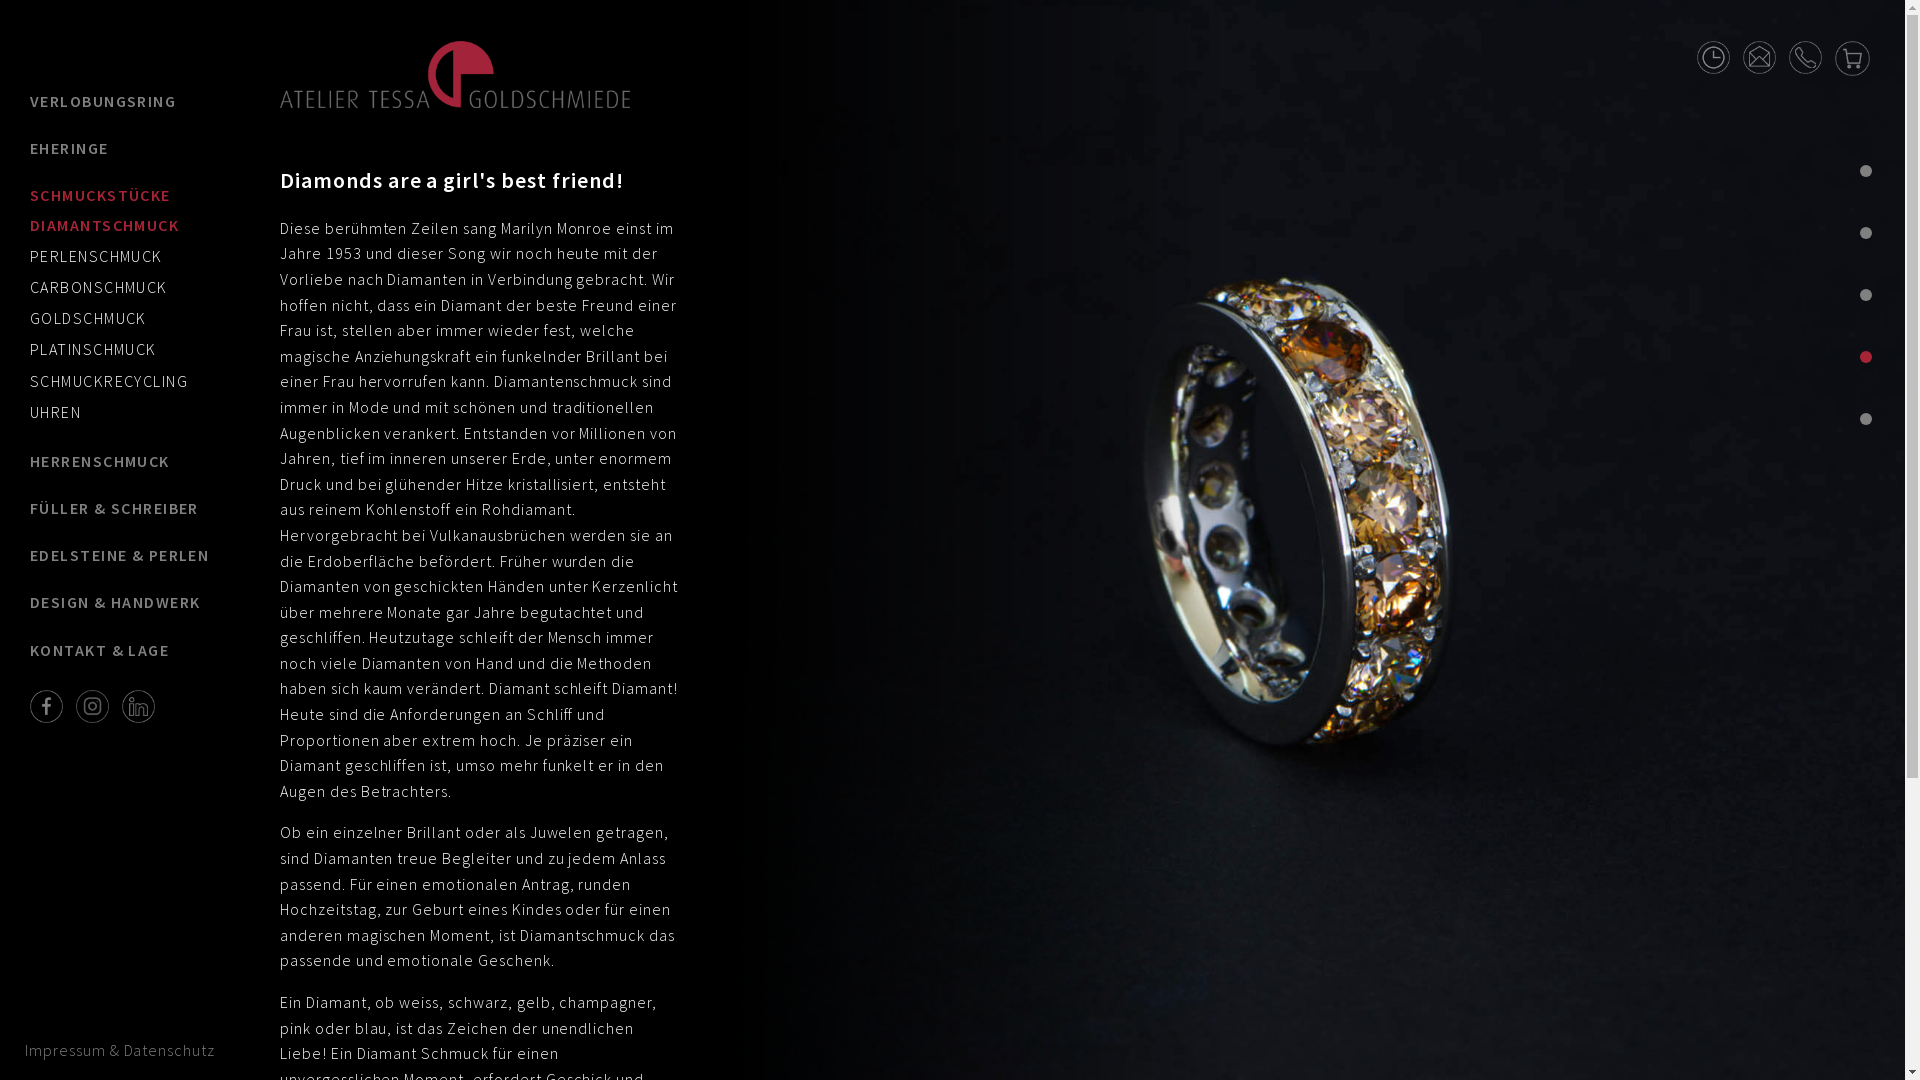 The width and height of the screenshot is (1920, 1080). Describe the element at coordinates (120, 650) in the screenshot. I see `'KONTAKT & LAGE'` at that location.